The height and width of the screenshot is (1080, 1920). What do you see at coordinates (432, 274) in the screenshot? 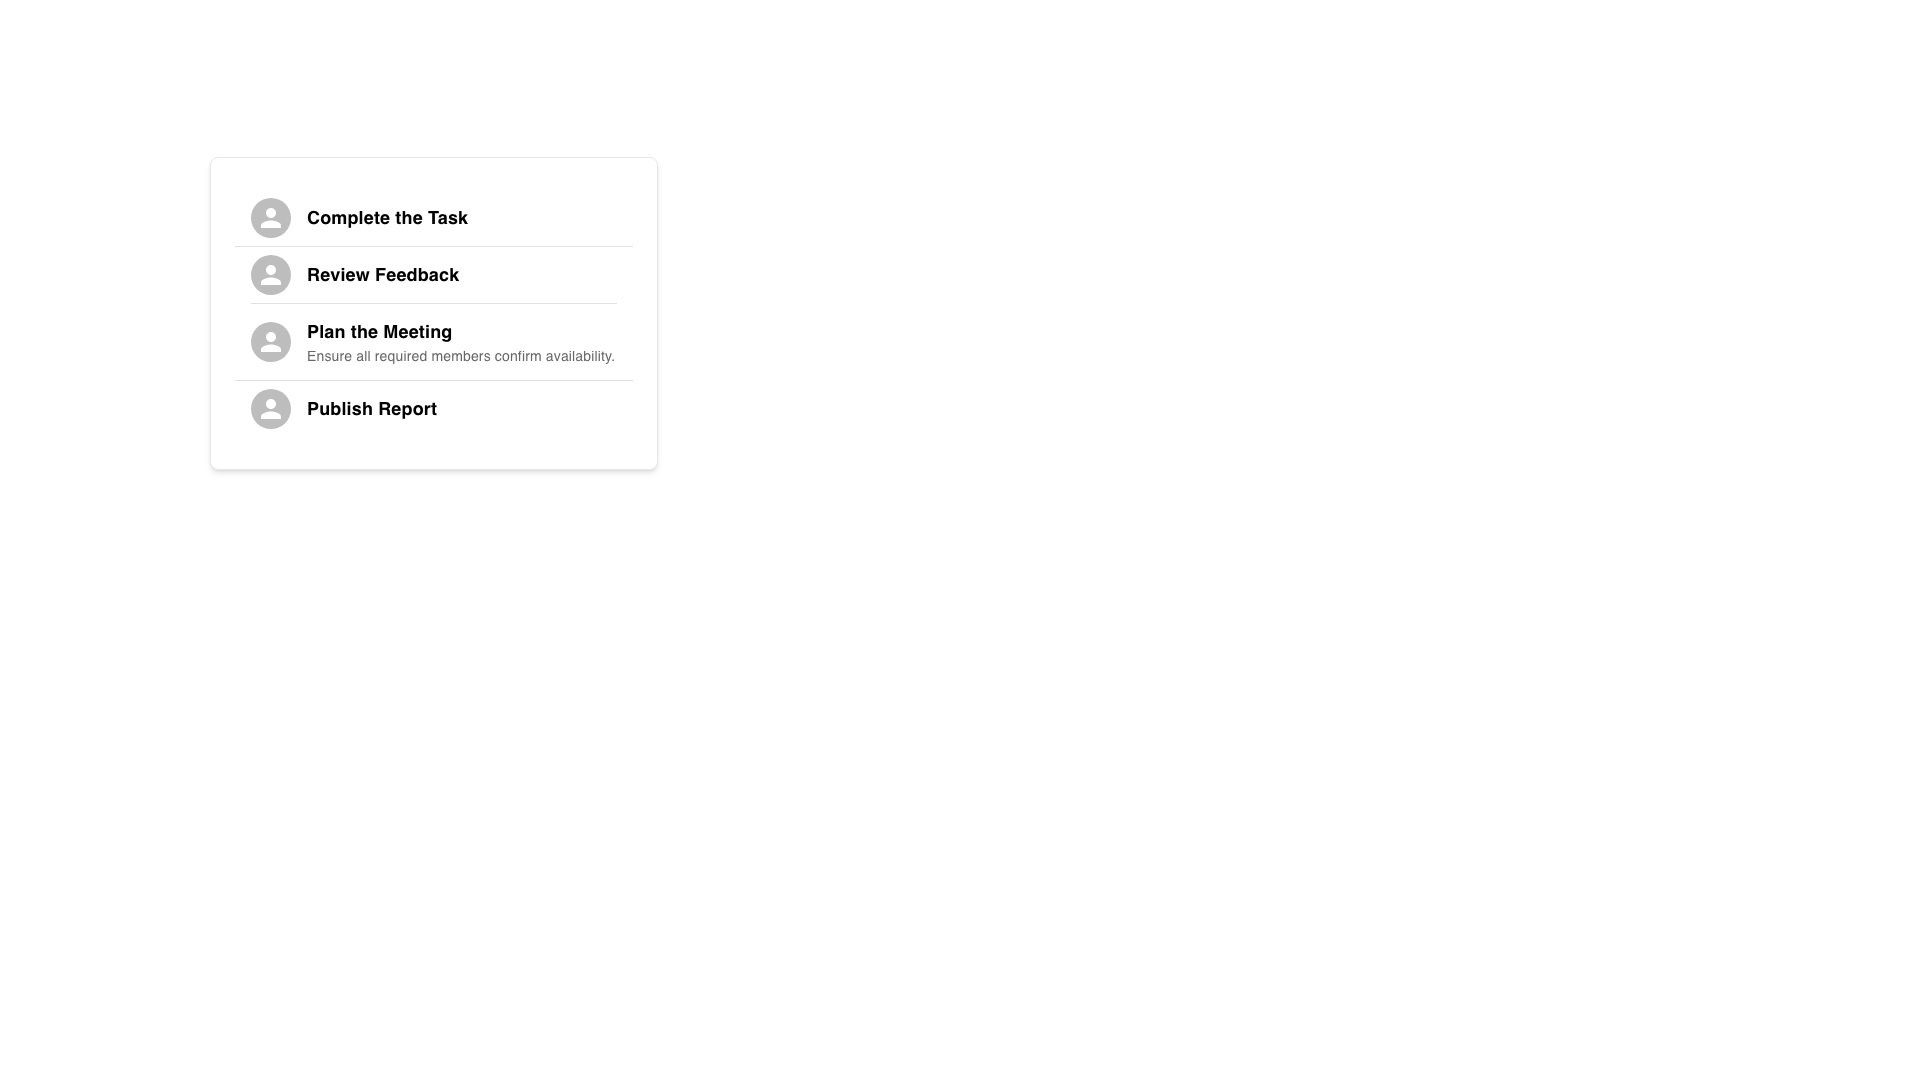
I see `the second list item labeled 'Review Feedback'` at bounding box center [432, 274].